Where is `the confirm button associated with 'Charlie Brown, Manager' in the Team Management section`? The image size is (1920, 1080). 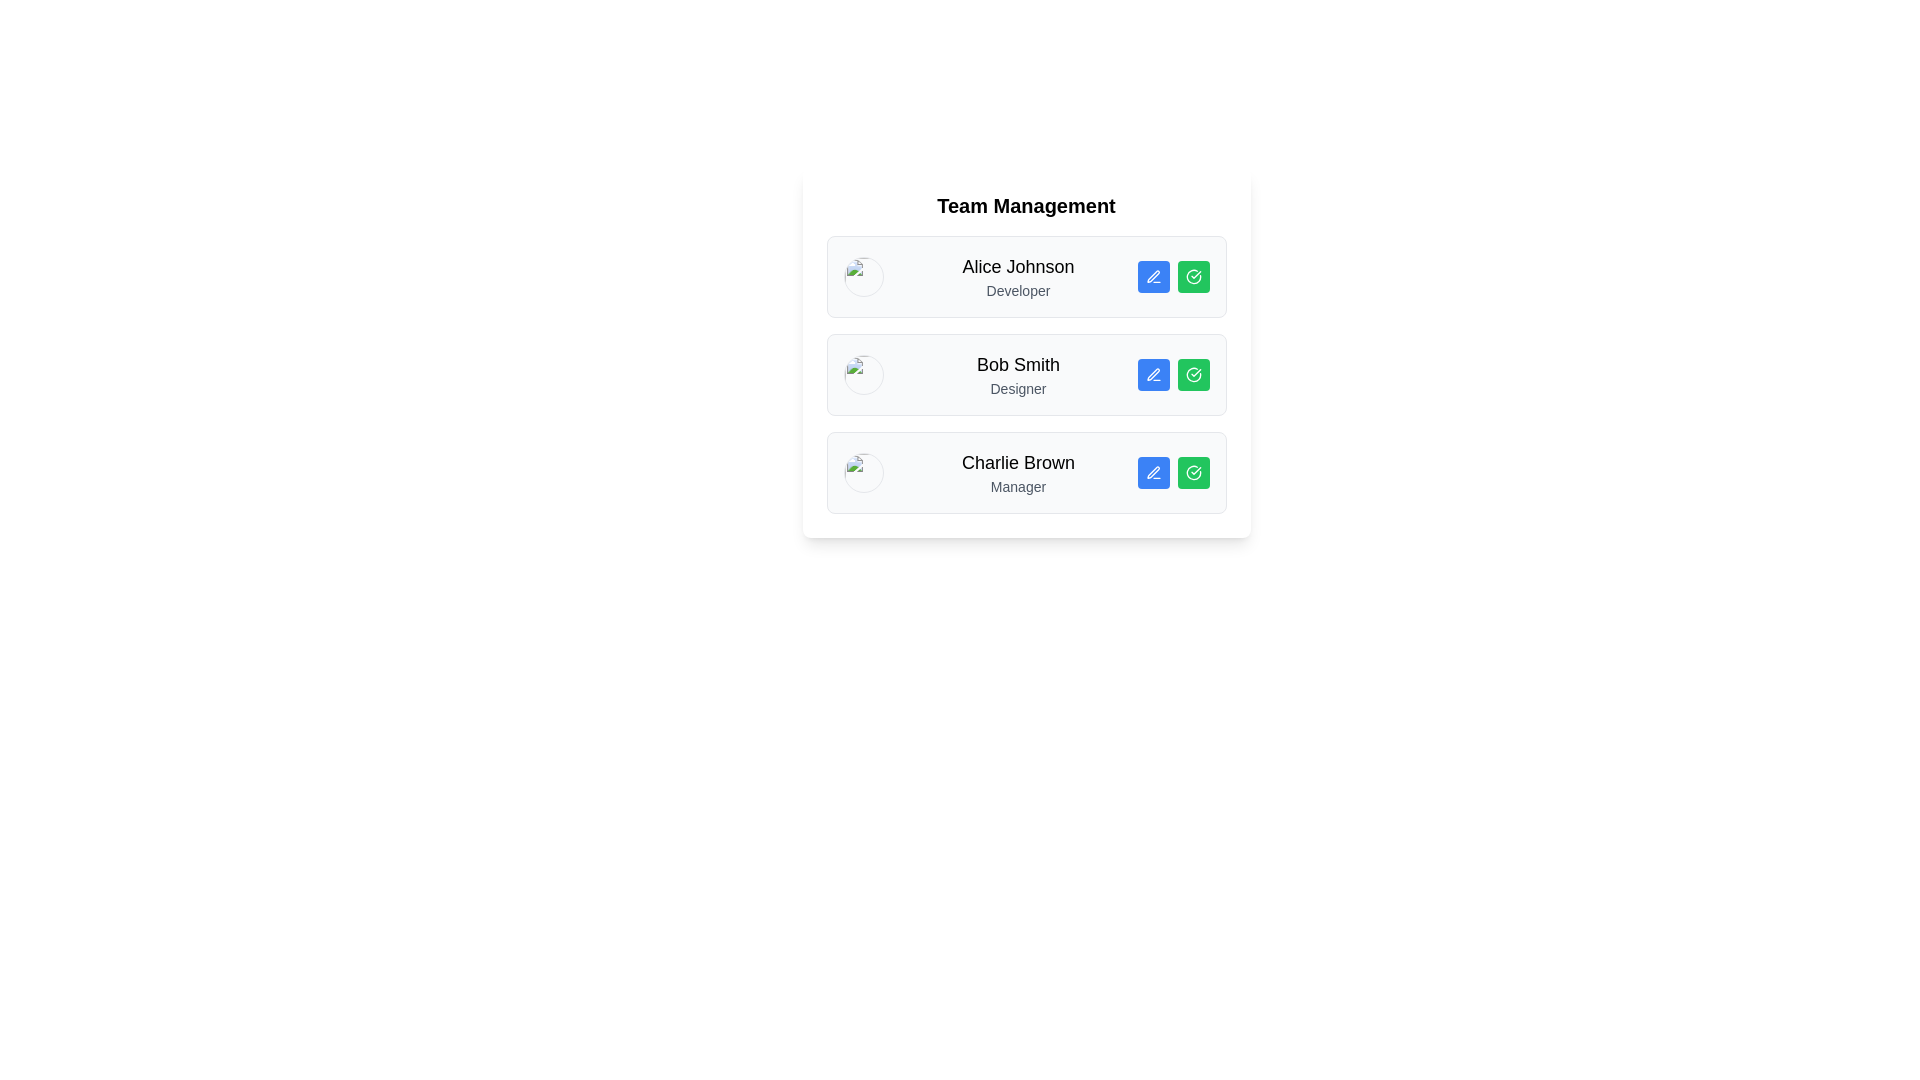 the confirm button associated with 'Charlie Brown, Manager' in the Team Management section is located at coordinates (1193, 473).